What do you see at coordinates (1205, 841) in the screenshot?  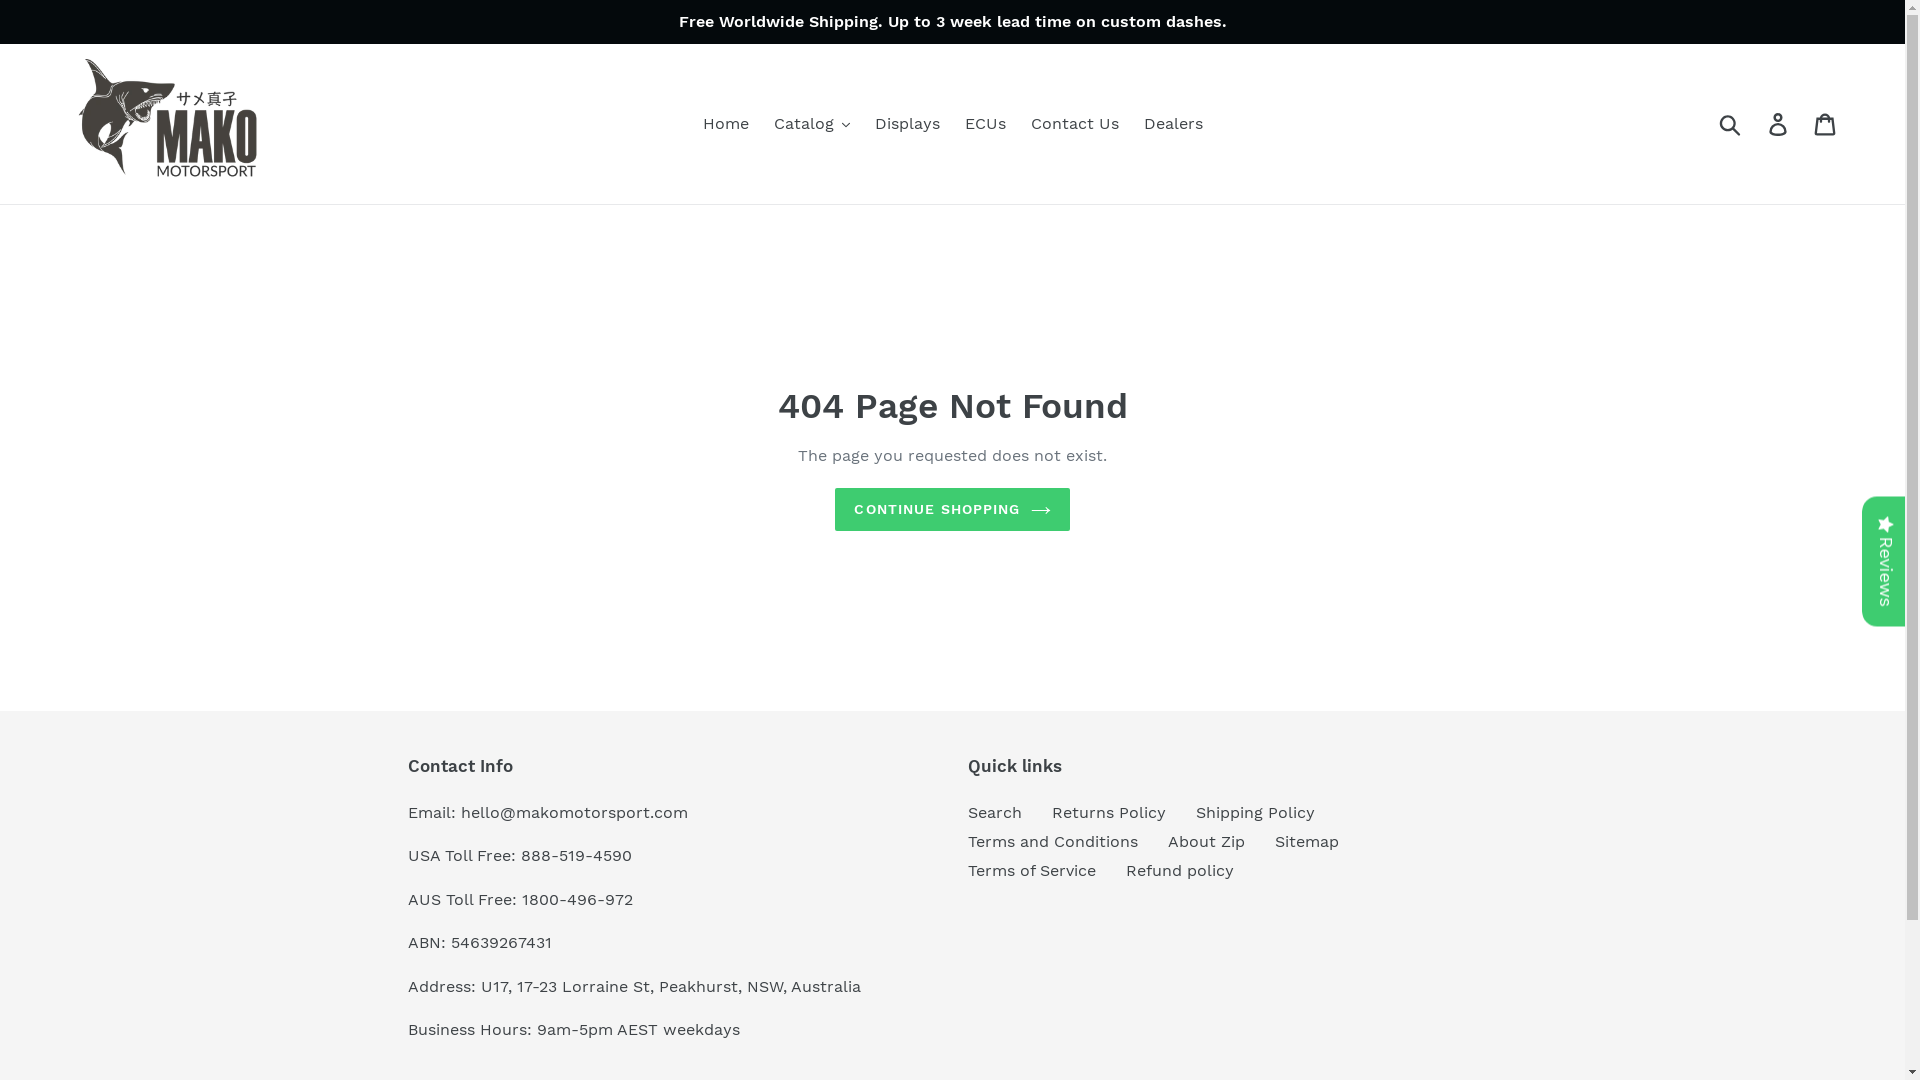 I see `'About Zip'` at bounding box center [1205, 841].